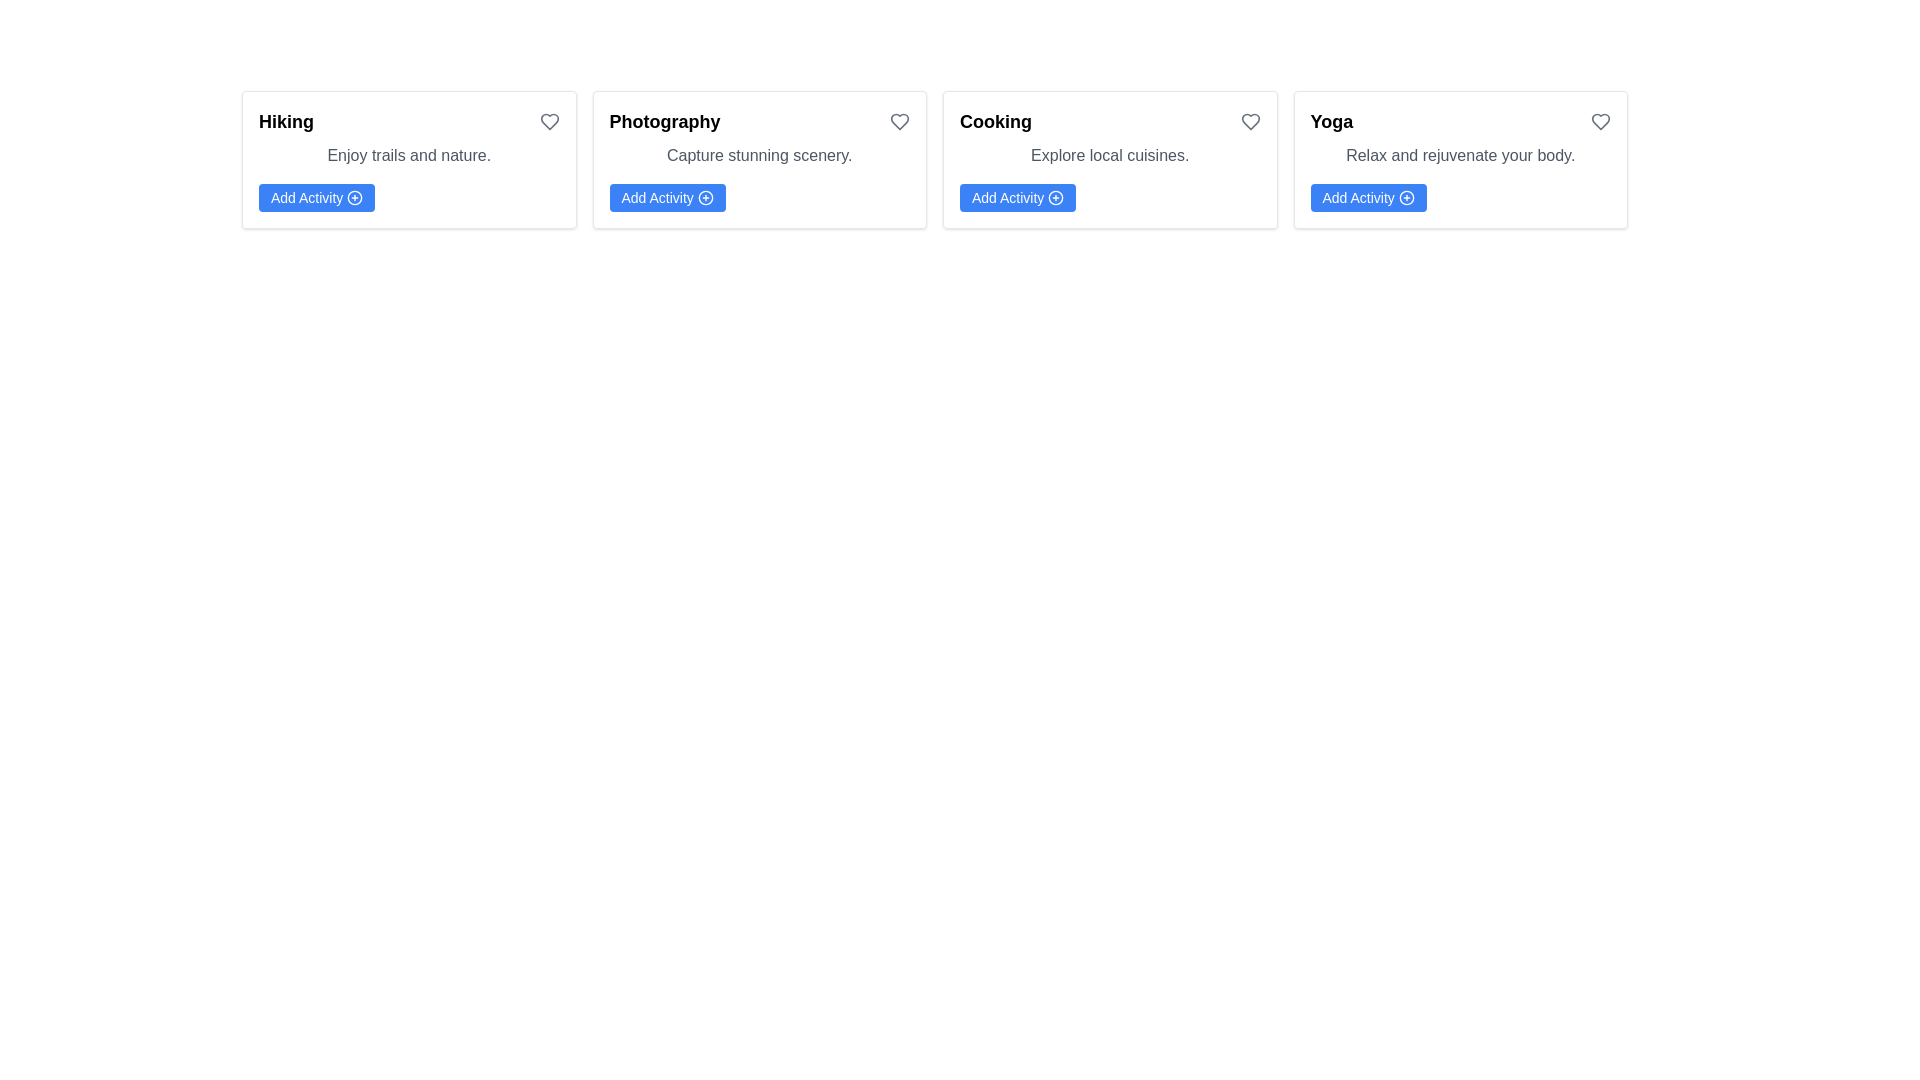  What do you see at coordinates (1109, 154) in the screenshot?
I see `the Text label that provides a brief description for the 'Cooking' activity, located directly below the title 'Cooking' and above the 'Add Activity' button` at bounding box center [1109, 154].